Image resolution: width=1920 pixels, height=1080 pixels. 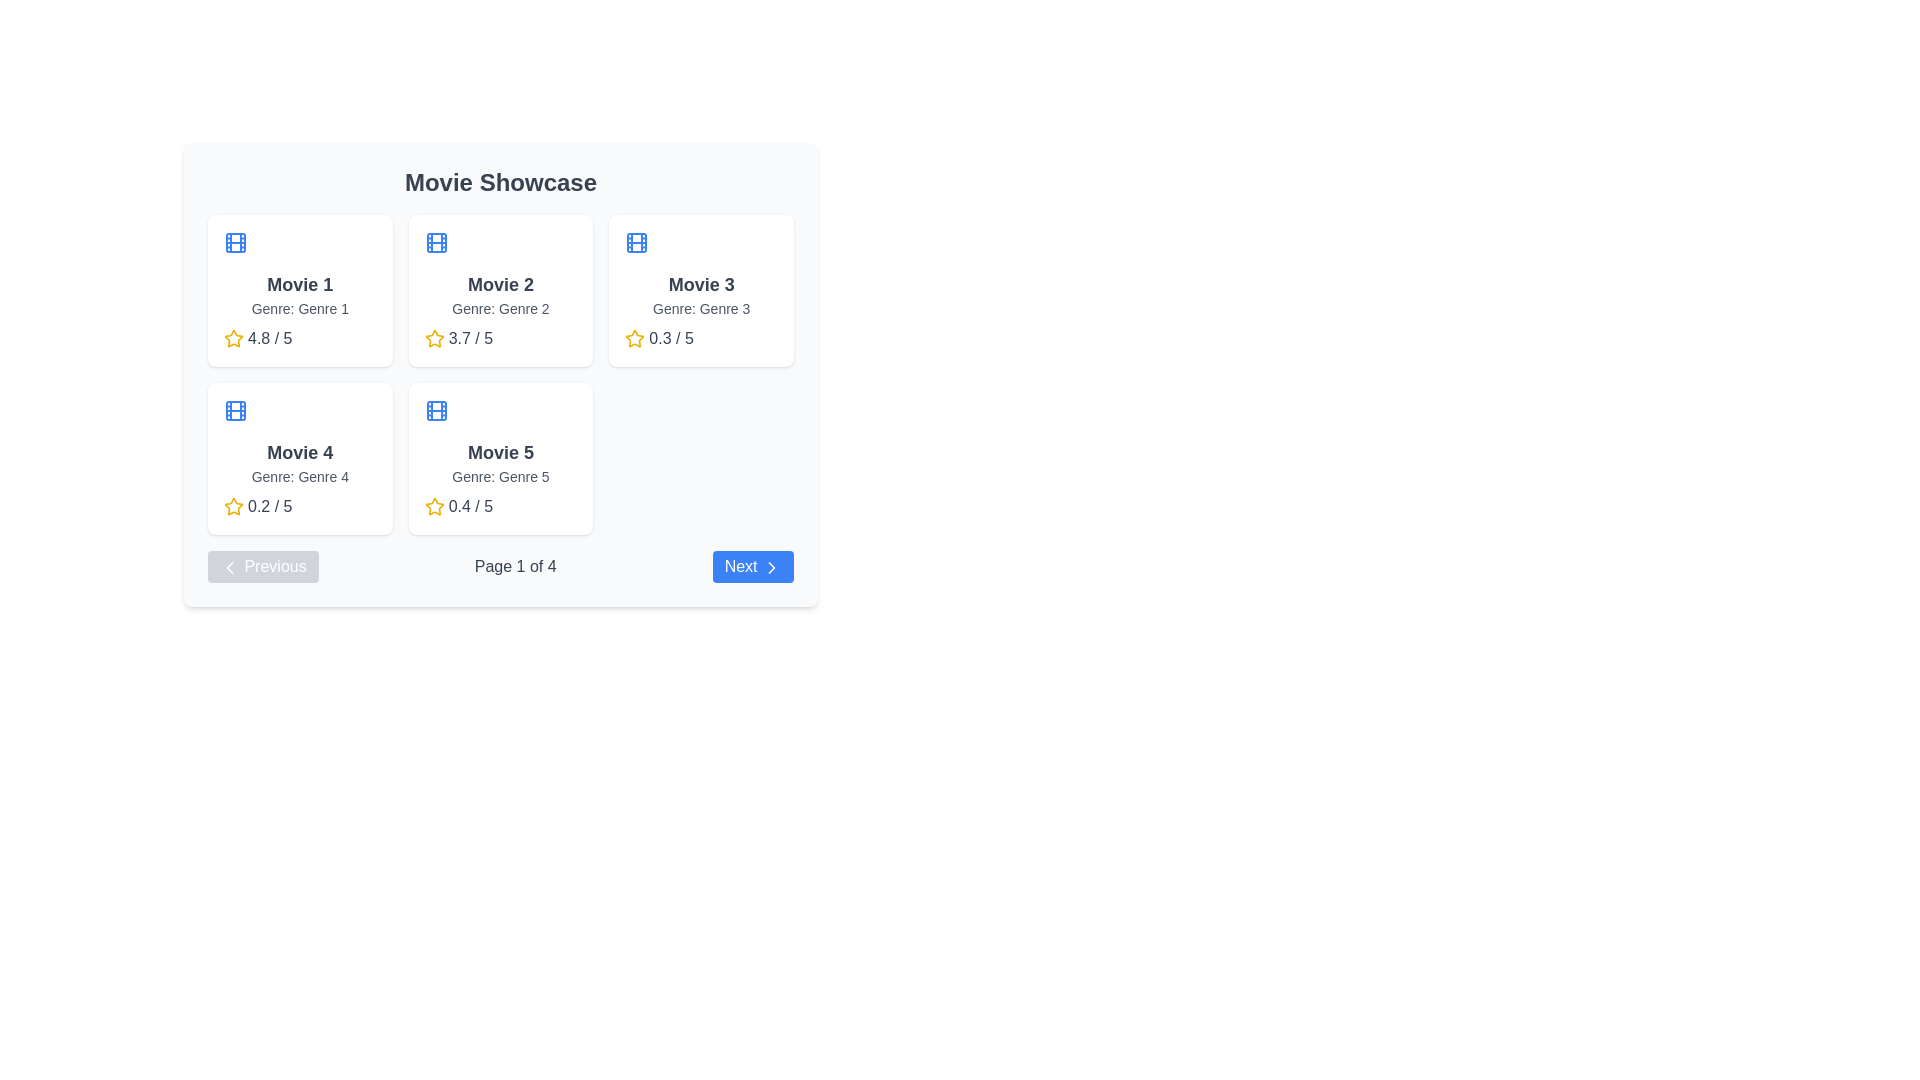 What do you see at coordinates (234, 337) in the screenshot?
I see `the yellow outlined star icon with a red circular detail located in the bottom-left corner of the 'Movie 1' card in the 'Movie Showcase' section to rate it` at bounding box center [234, 337].